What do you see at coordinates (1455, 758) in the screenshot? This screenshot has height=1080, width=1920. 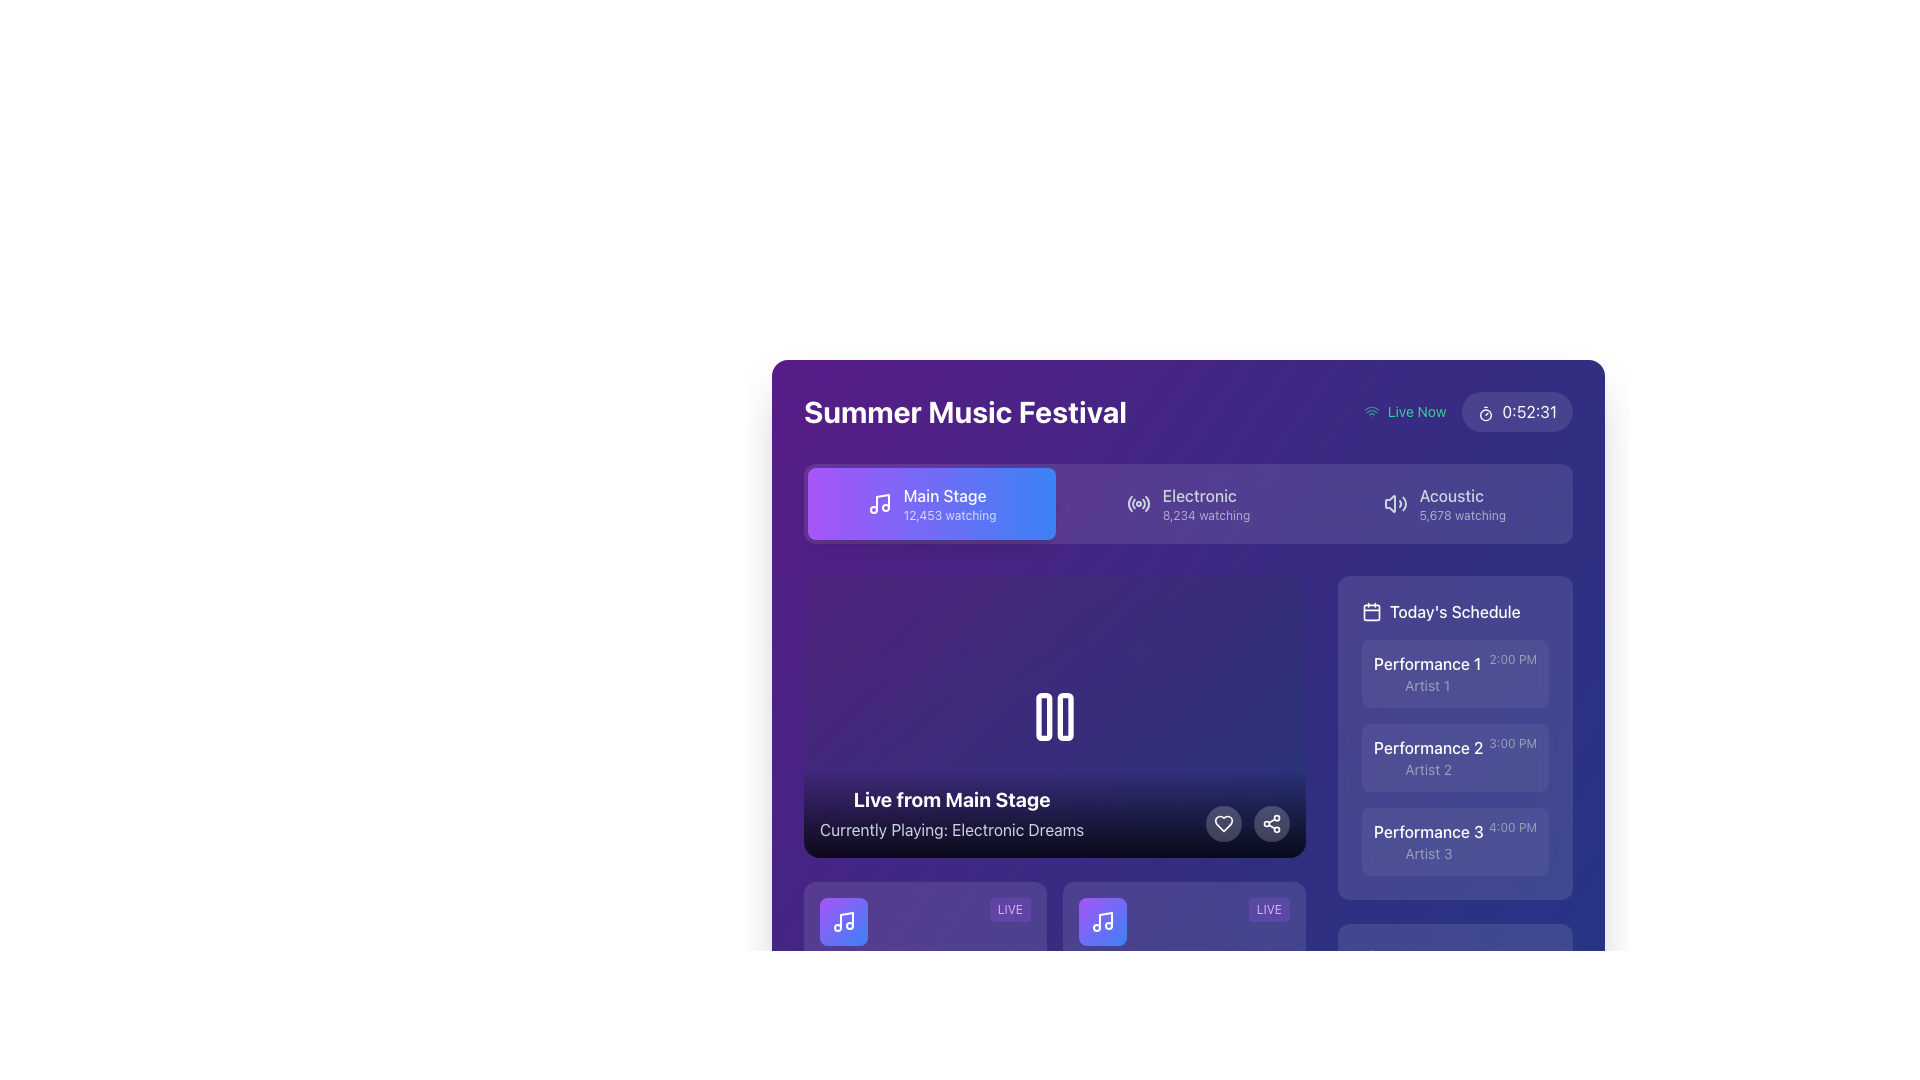 I see `the list item displaying 'Performance 2', which shows details for the second performance entry in today's schedule` at bounding box center [1455, 758].